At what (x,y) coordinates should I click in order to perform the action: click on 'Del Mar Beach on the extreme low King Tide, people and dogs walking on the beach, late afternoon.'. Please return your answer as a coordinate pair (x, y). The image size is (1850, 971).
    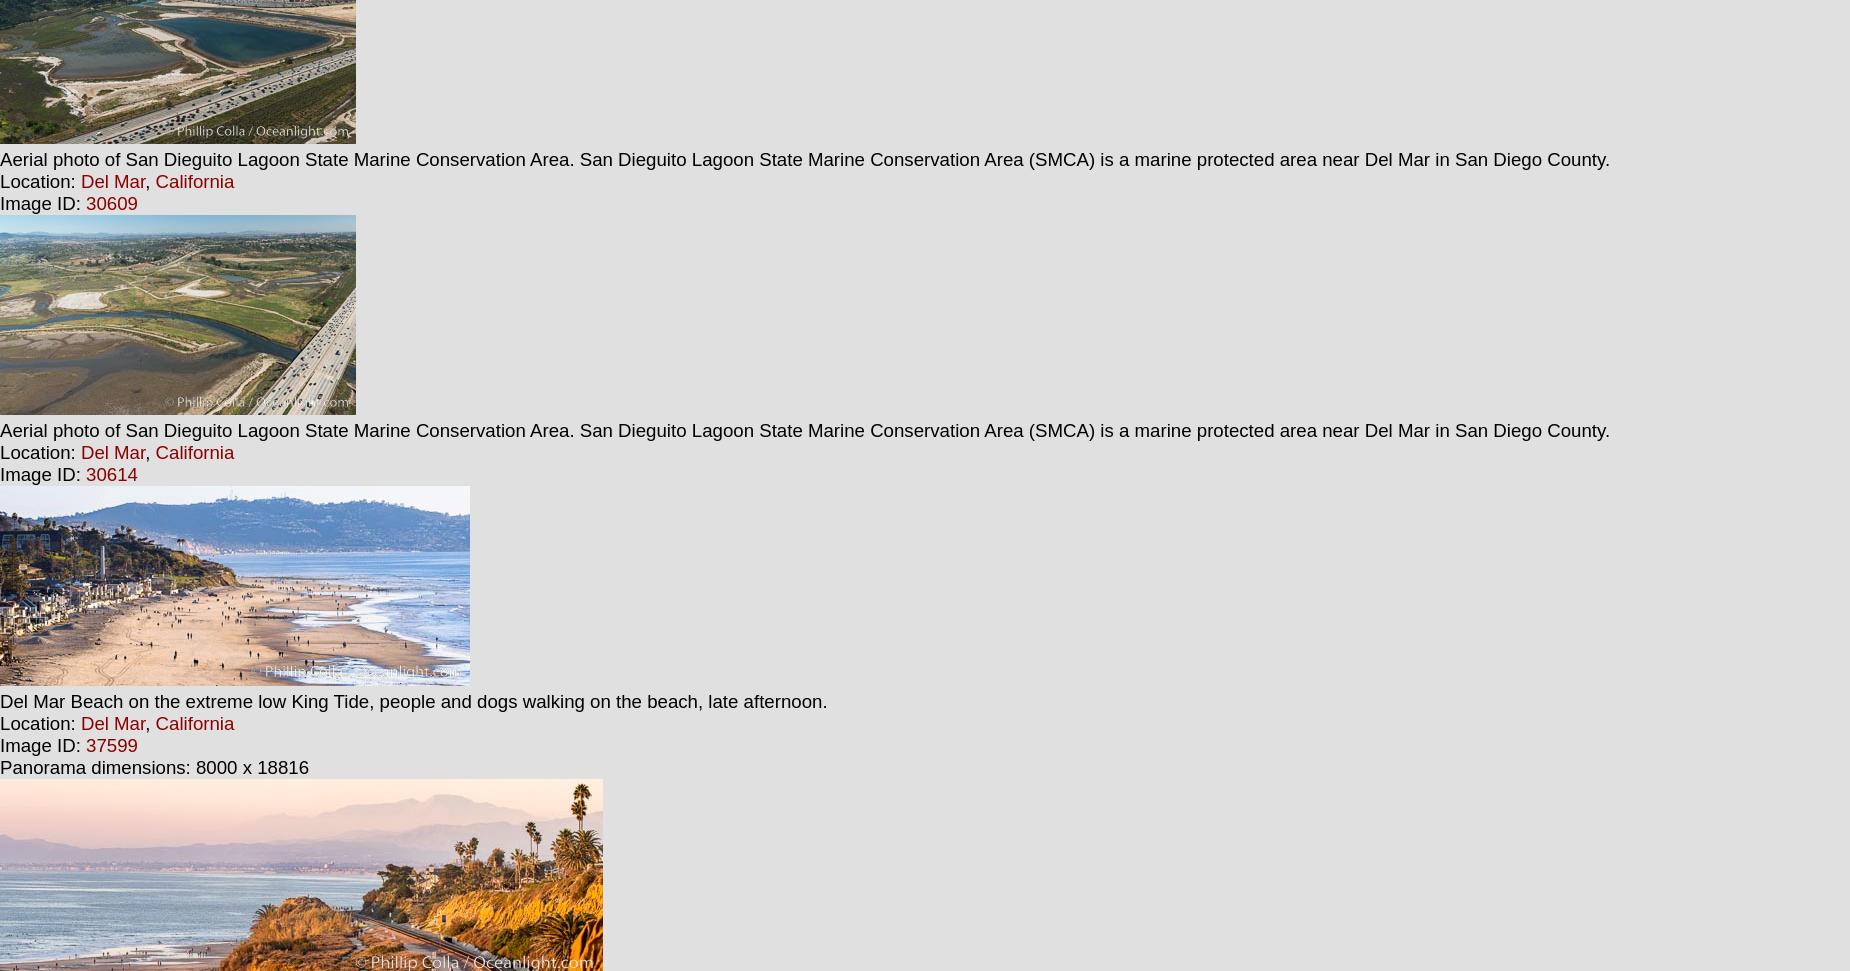
    Looking at the image, I should click on (412, 701).